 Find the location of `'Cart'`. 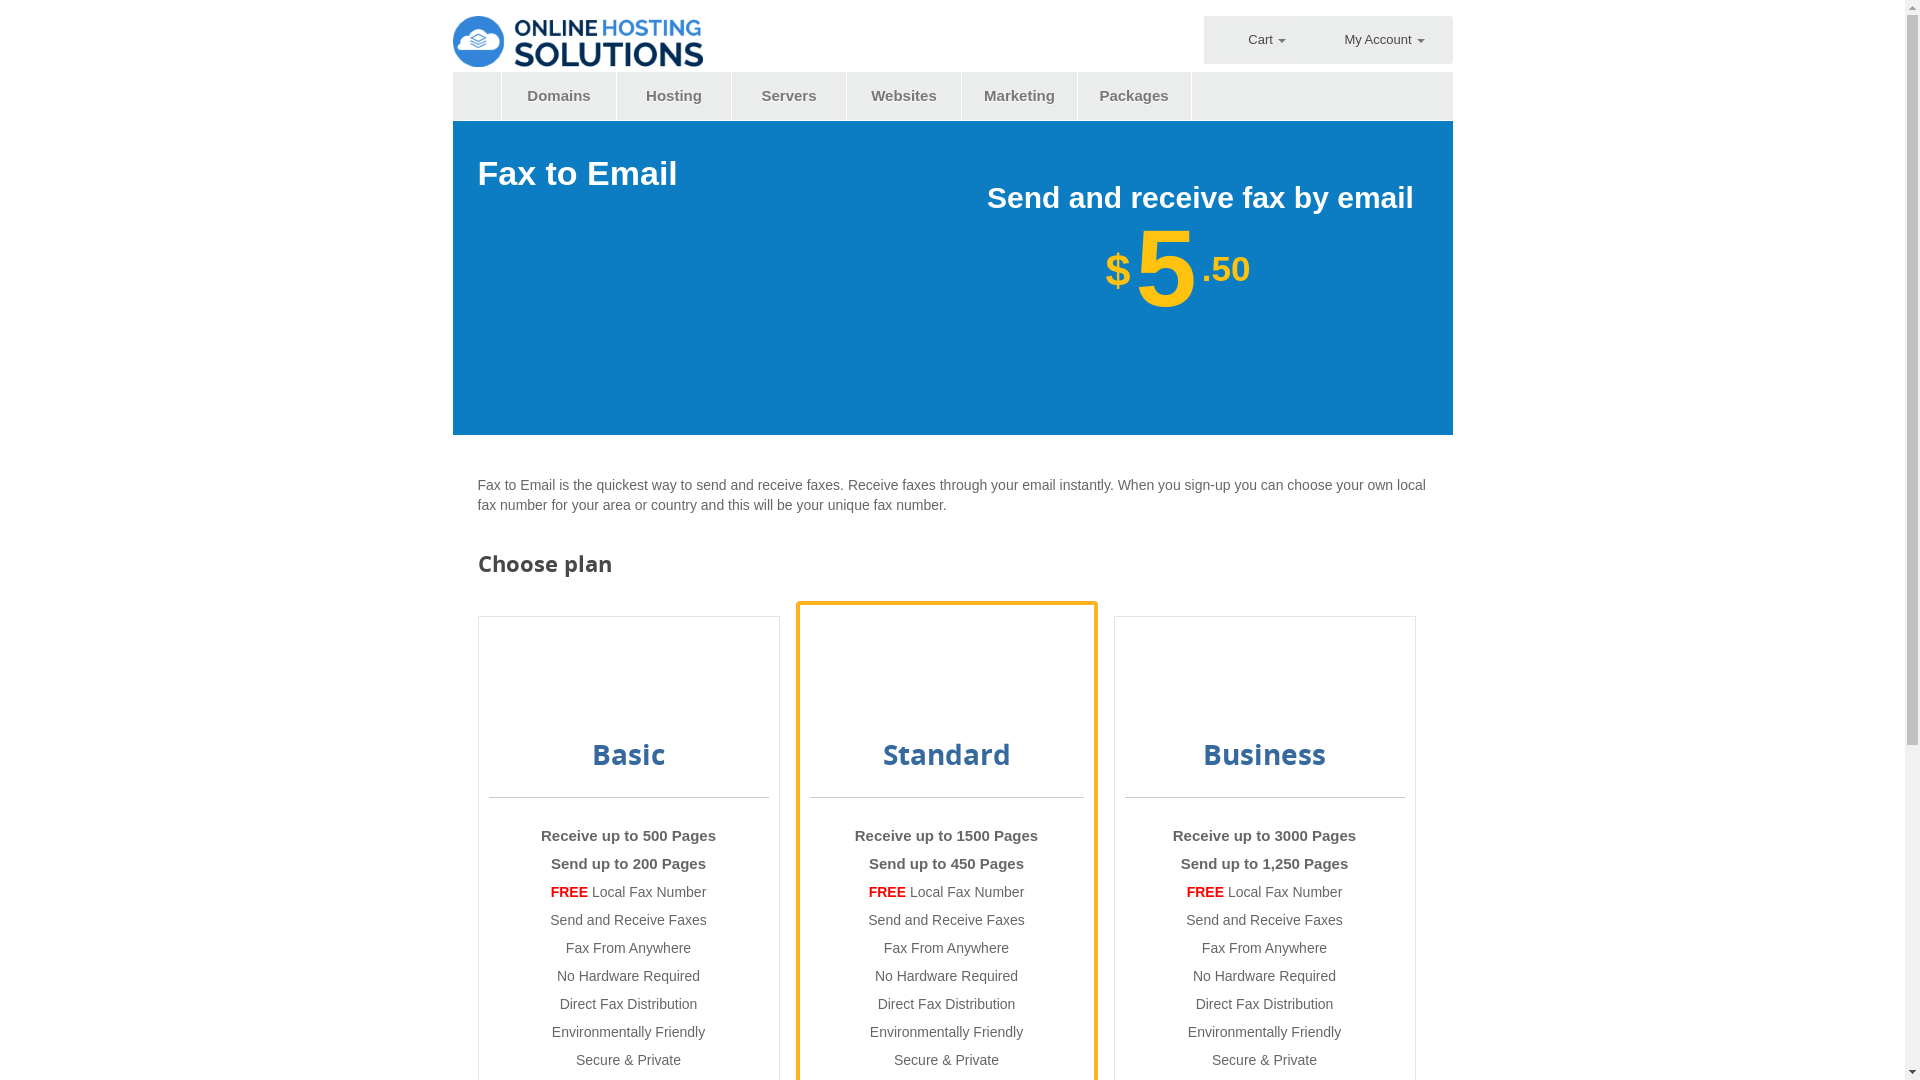

'Cart' is located at coordinates (1213, 39).